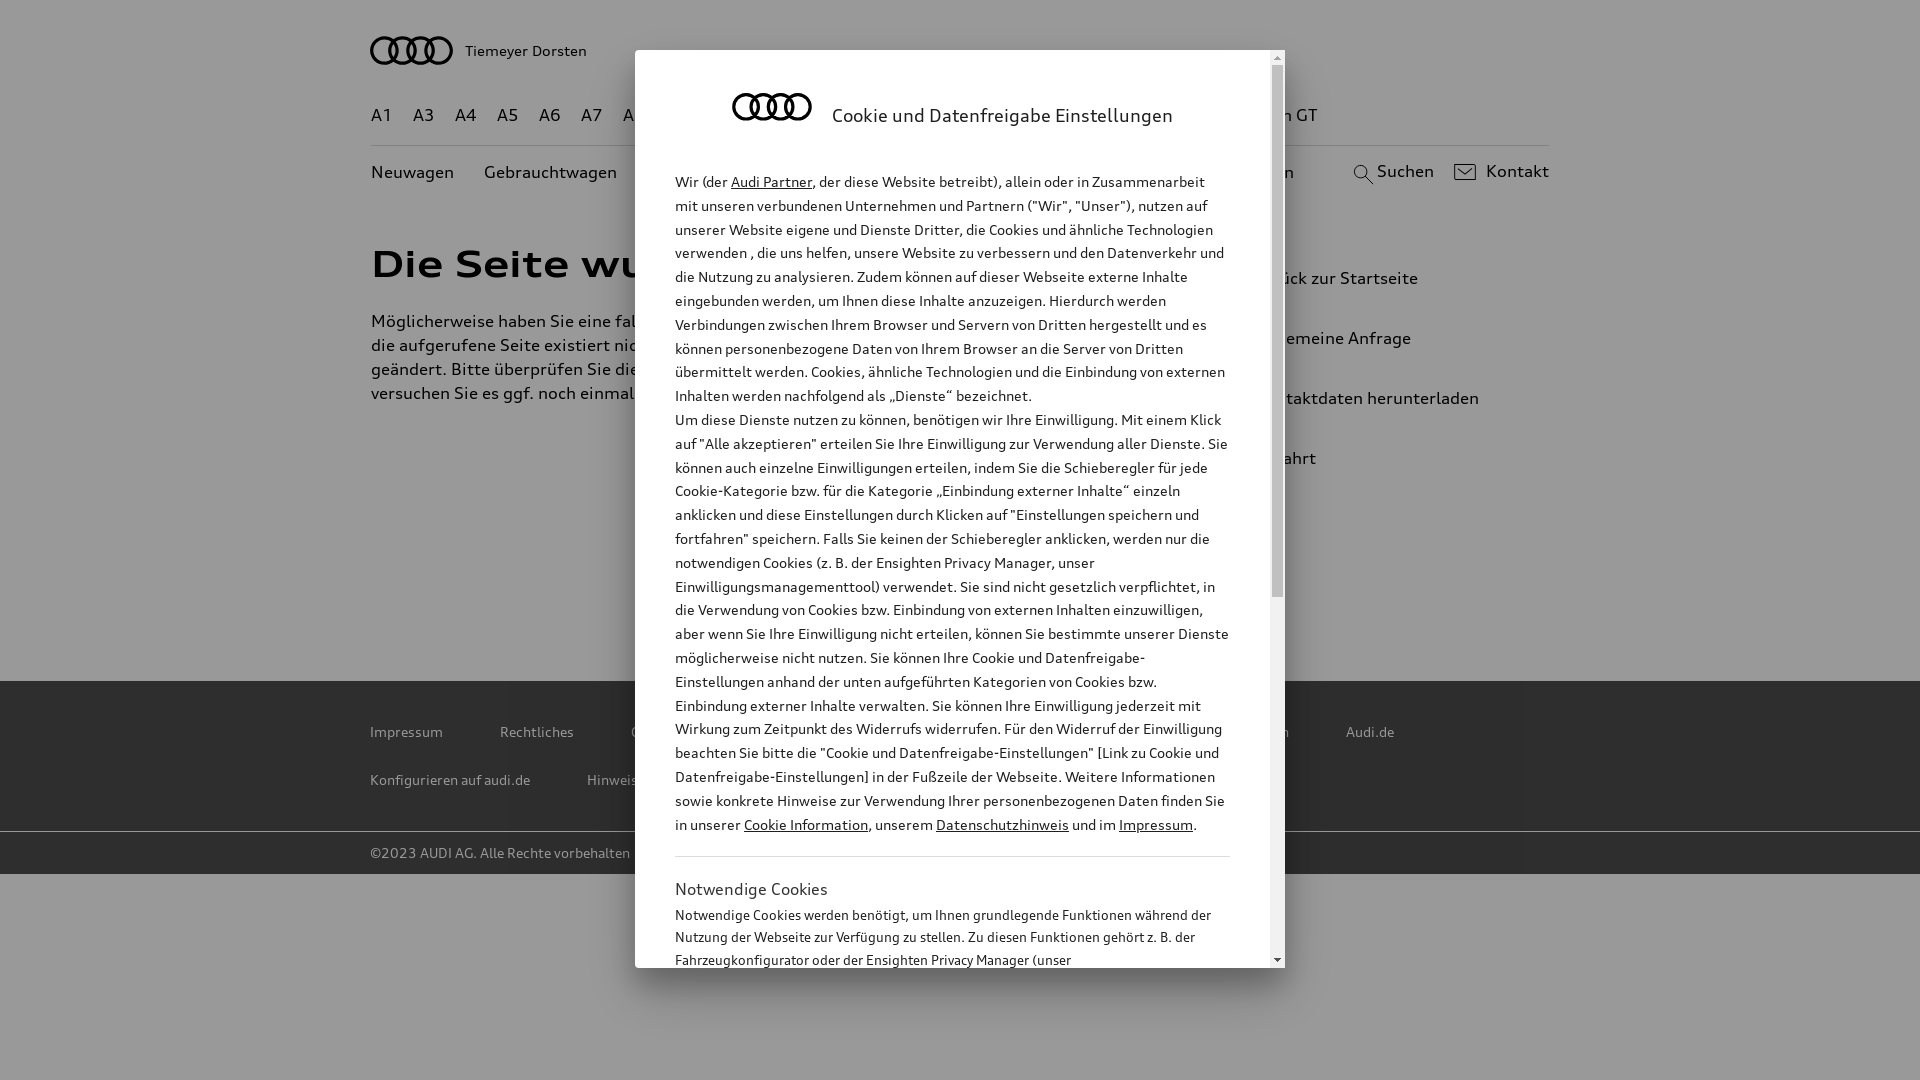 The image size is (1920, 1080). What do you see at coordinates (734, 732) in the screenshot?
I see `'Copyright & Haftungsausschluss'` at bounding box center [734, 732].